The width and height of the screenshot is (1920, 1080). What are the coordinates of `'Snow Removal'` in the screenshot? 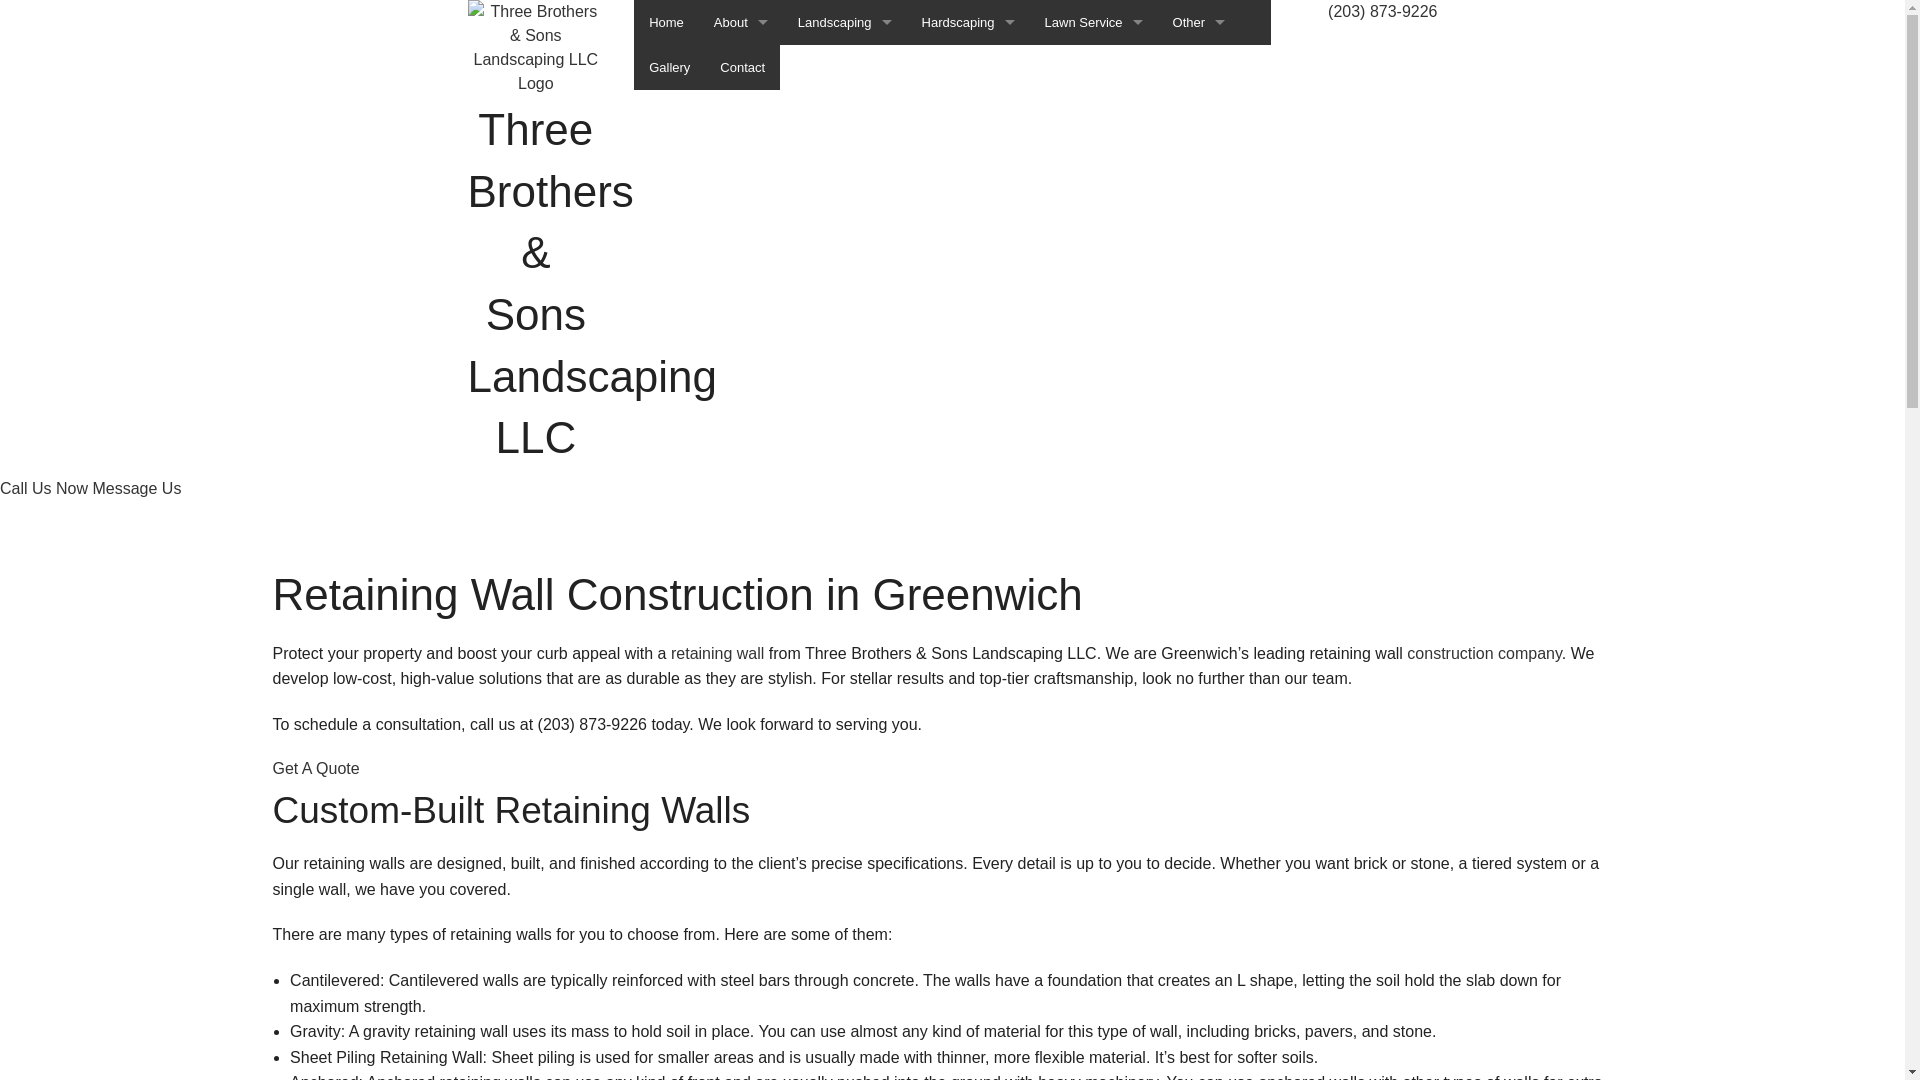 It's located at (1199, 832).